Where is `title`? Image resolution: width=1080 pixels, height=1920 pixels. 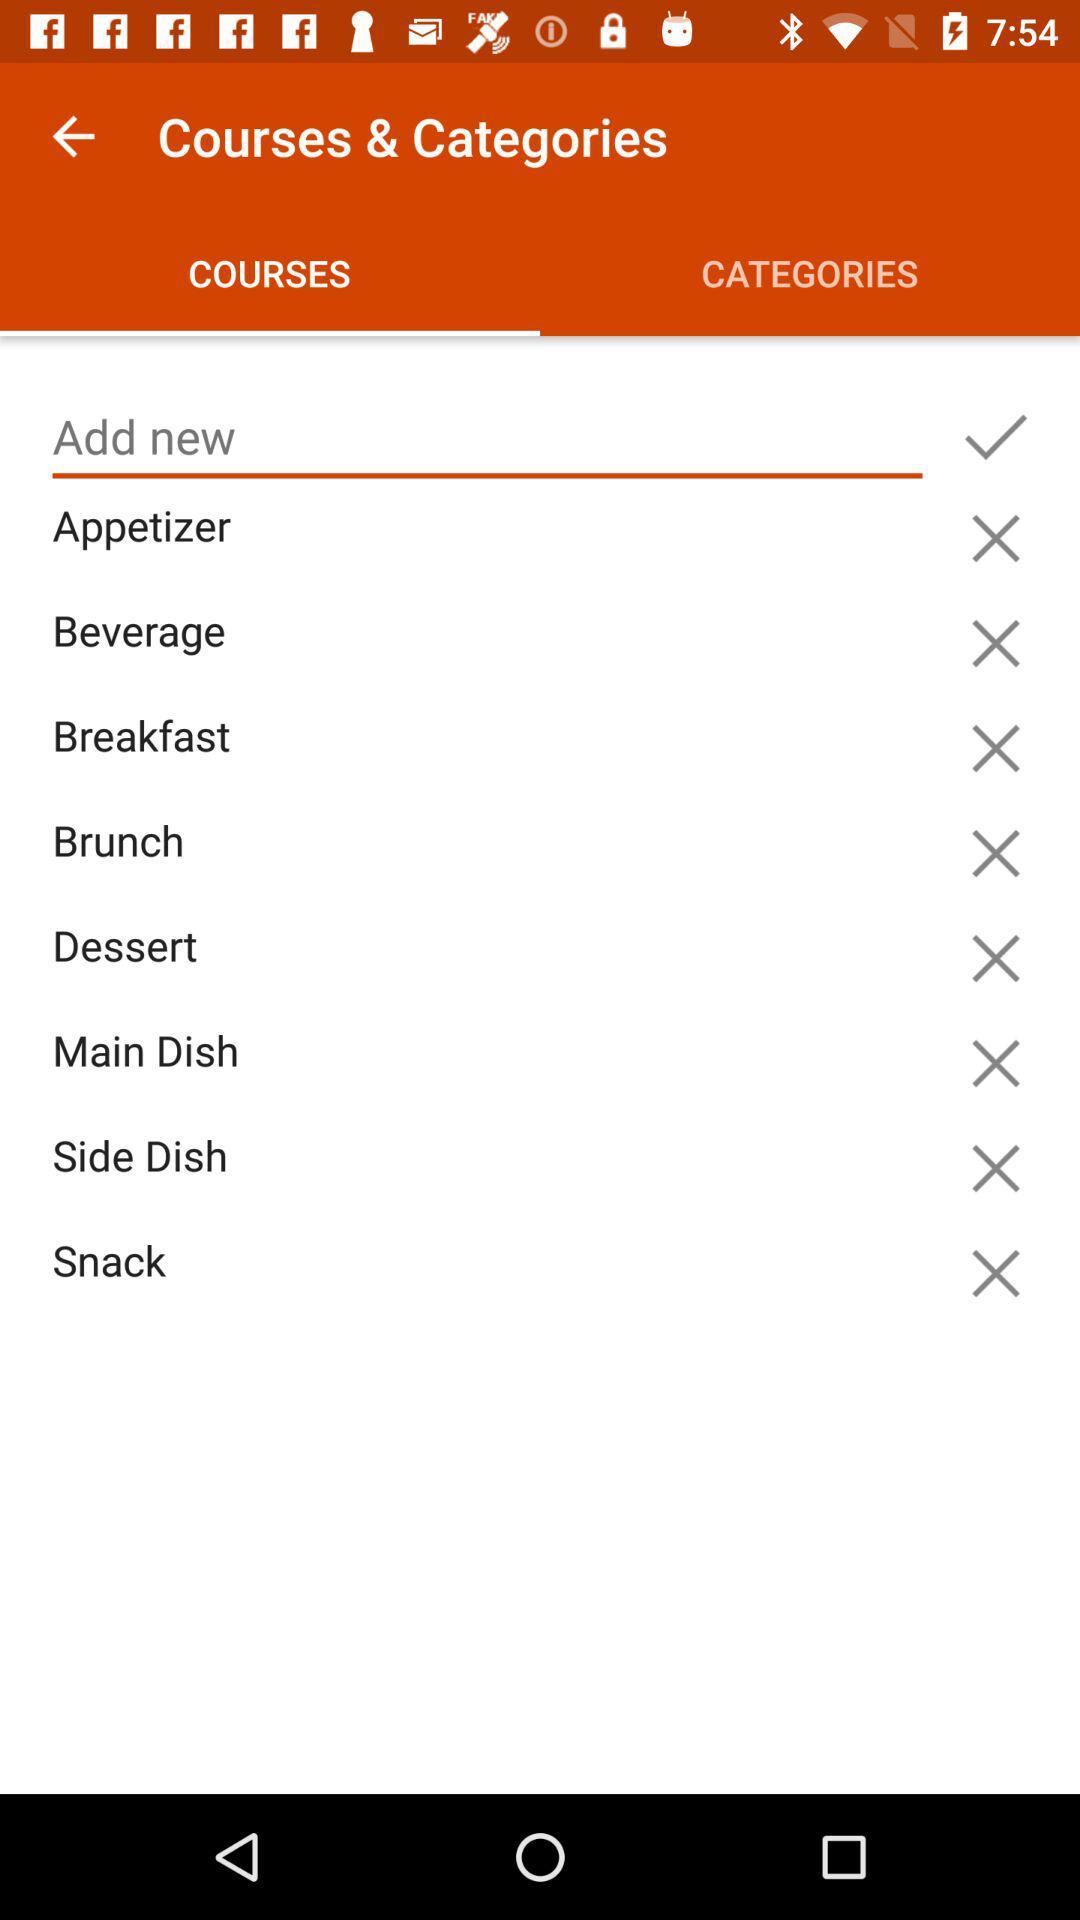
title is located at coordinates (487, 436).